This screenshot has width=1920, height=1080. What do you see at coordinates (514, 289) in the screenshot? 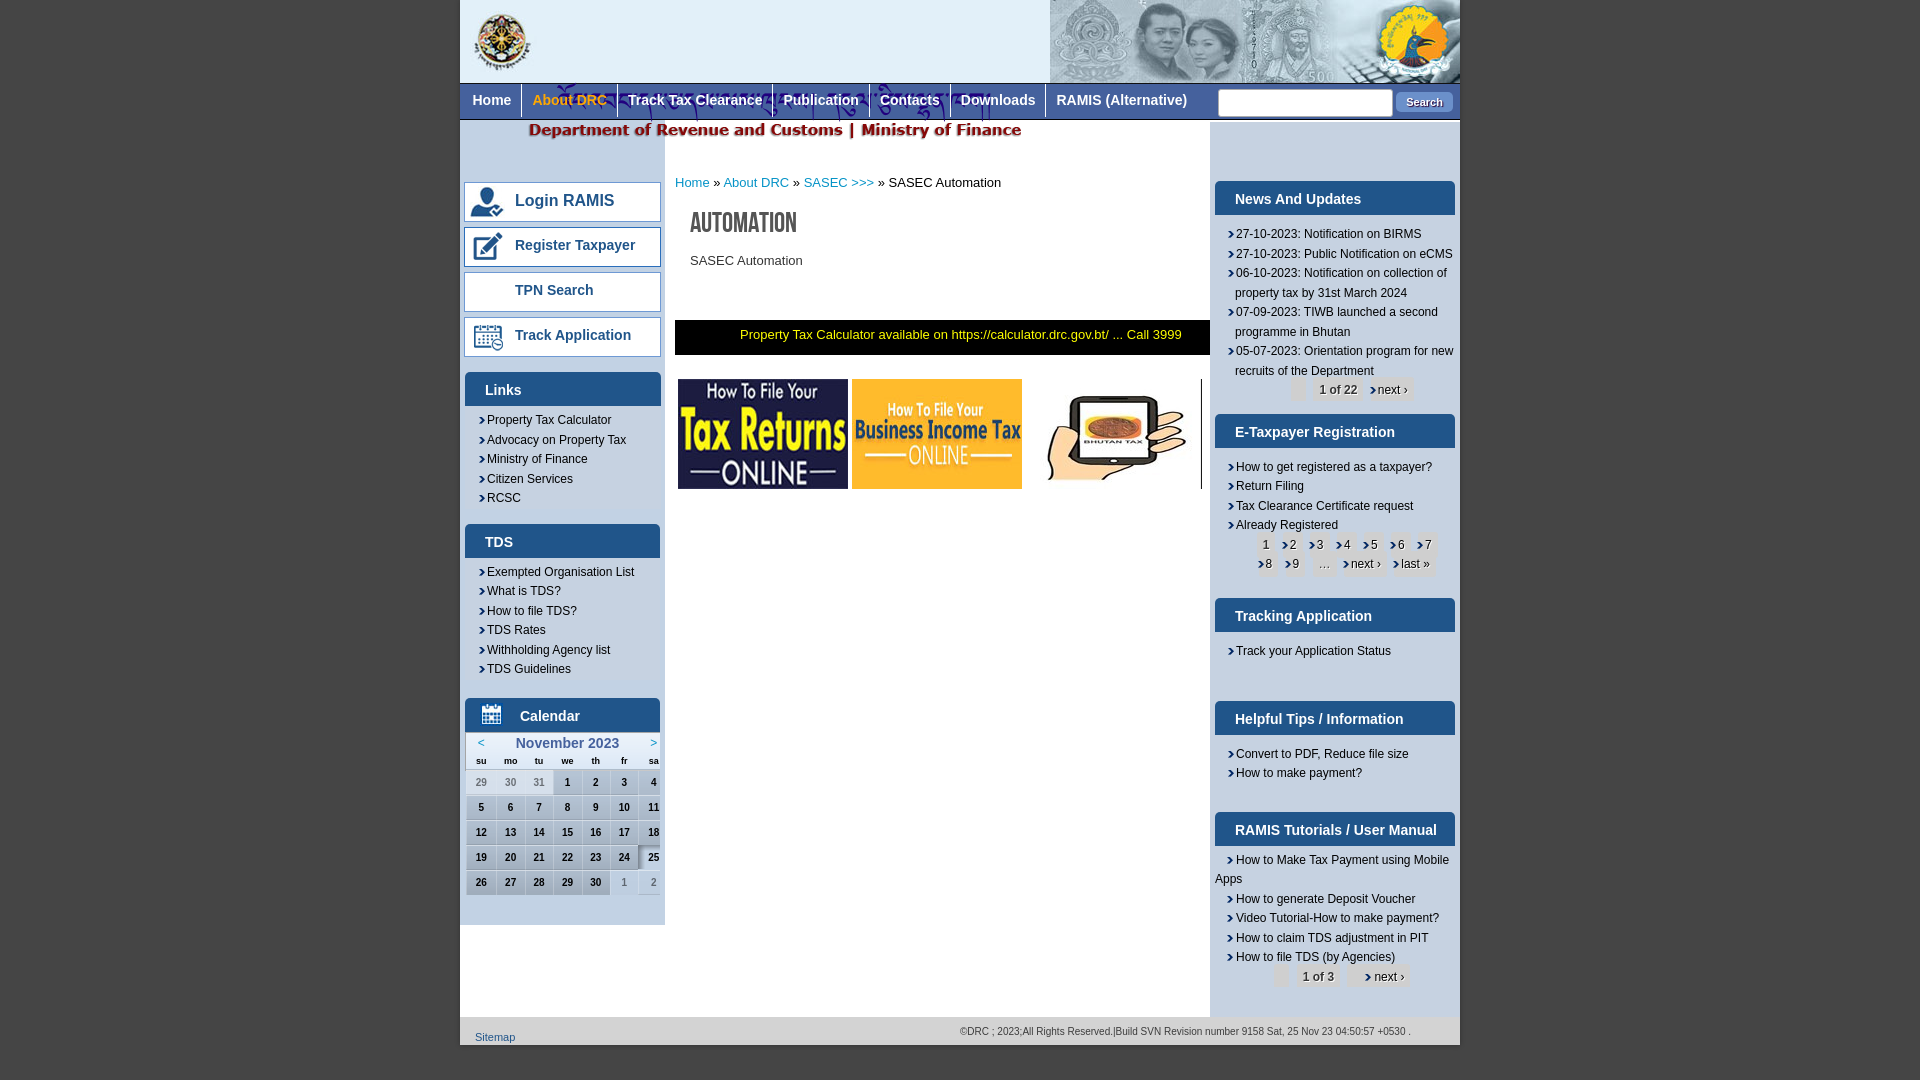
I see `'TPN Search'` at bounding box center [514, 289].